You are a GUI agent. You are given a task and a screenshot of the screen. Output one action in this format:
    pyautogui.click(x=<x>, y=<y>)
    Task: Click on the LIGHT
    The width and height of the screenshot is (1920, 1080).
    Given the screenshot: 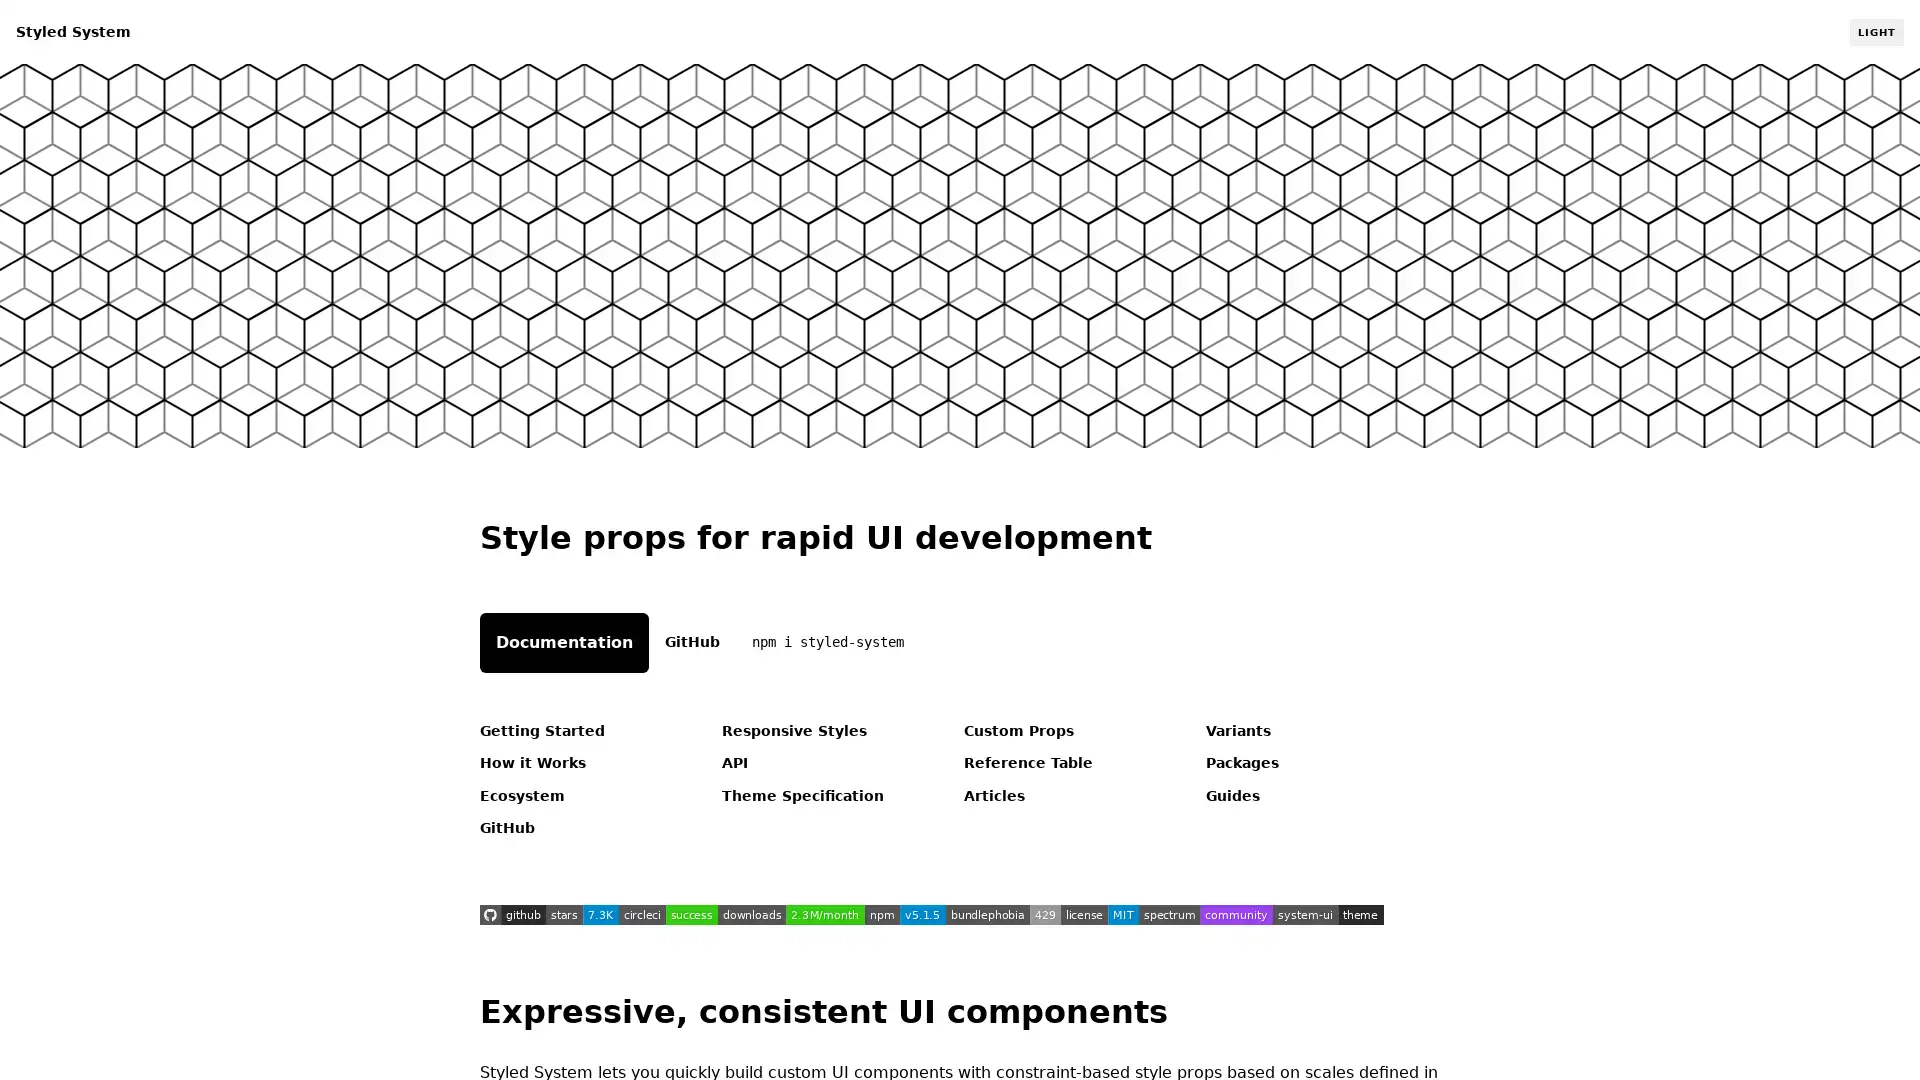 What is the action you would take?
    pyautogui.click(x=1875, y=31)
    